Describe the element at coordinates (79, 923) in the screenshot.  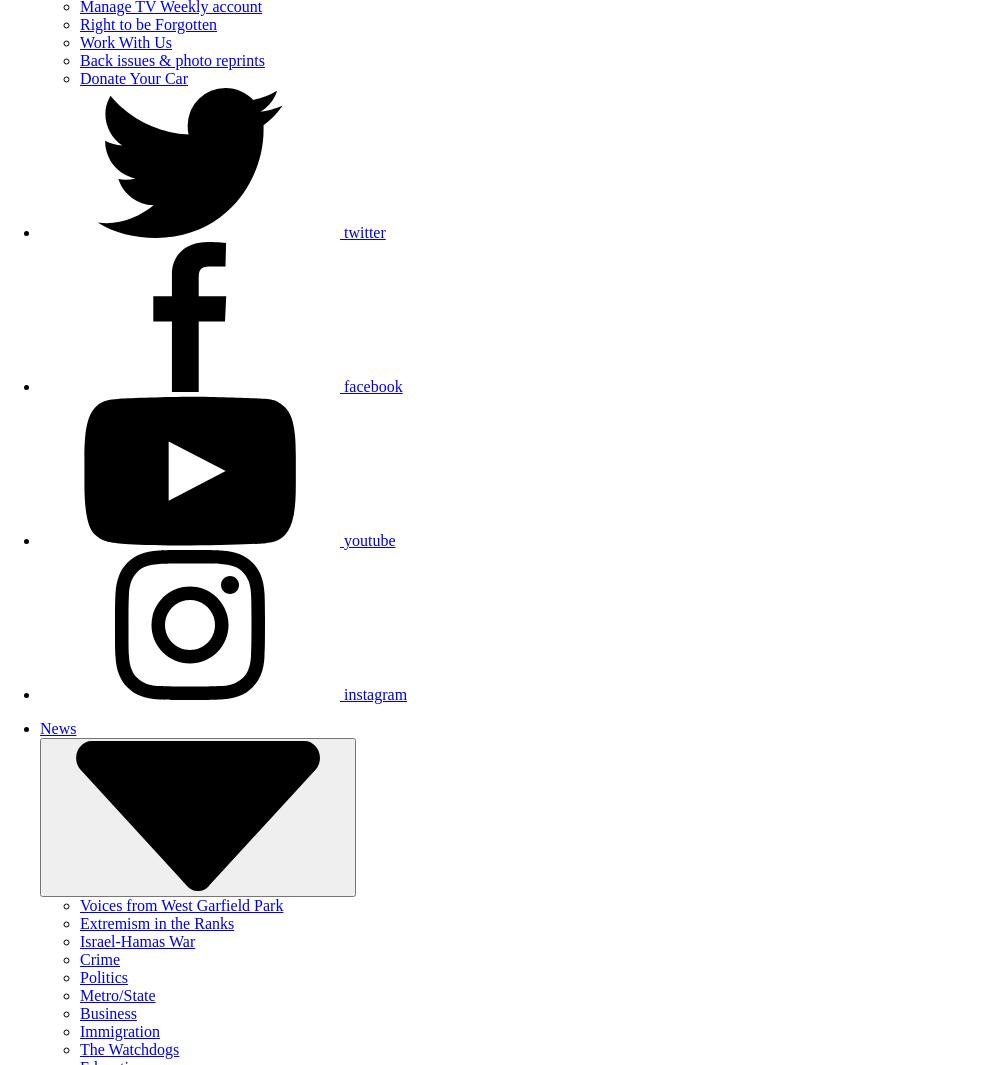
I see `'Extremism in the Ranks'` at that location.